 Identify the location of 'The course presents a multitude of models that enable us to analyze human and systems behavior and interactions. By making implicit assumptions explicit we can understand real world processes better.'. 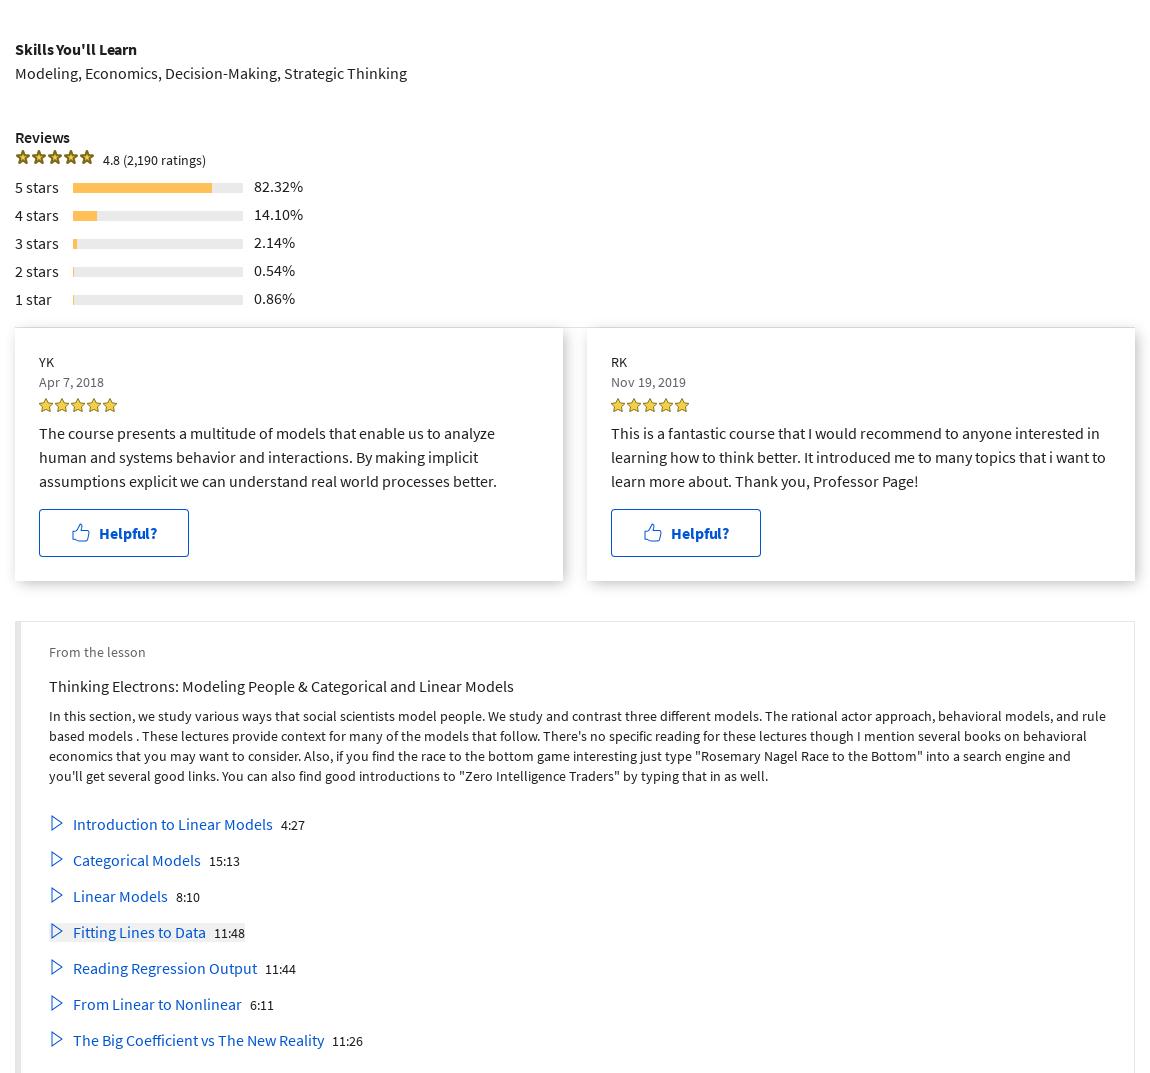
(266, 456).